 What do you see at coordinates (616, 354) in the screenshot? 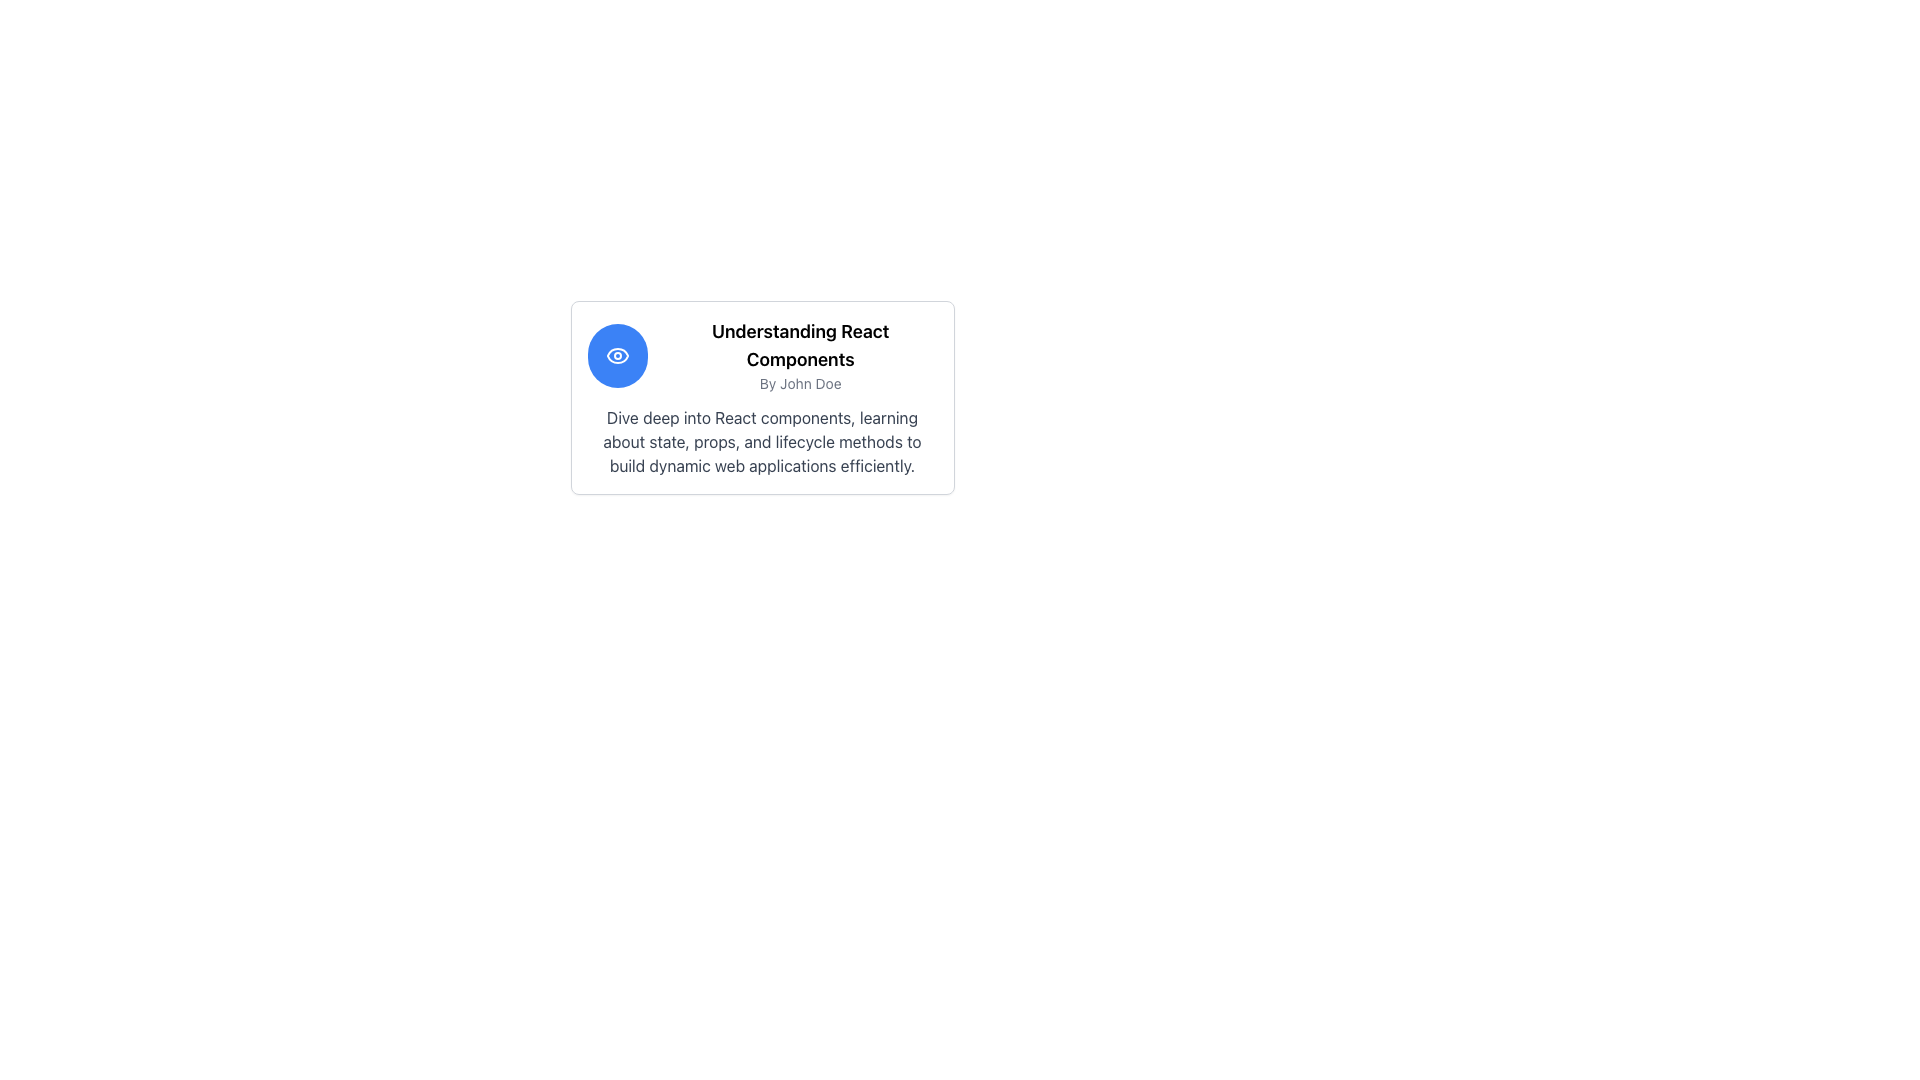
I see `the eye icon element styled as an SVG graphic, located within a blue circular button at the top-left corner of the 'Understanding React Components' card` at bounding box center [616, 354].